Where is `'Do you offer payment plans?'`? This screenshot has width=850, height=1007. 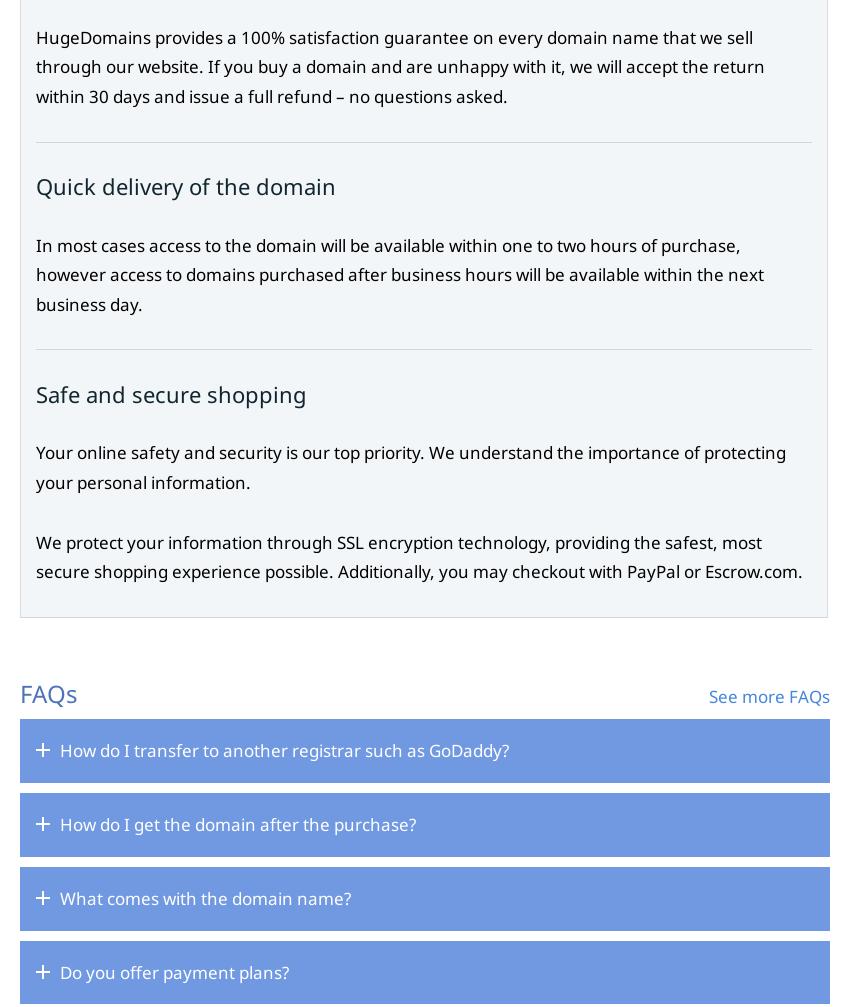 'Do you offer payment plans?' is located at coordinates (60, 970).